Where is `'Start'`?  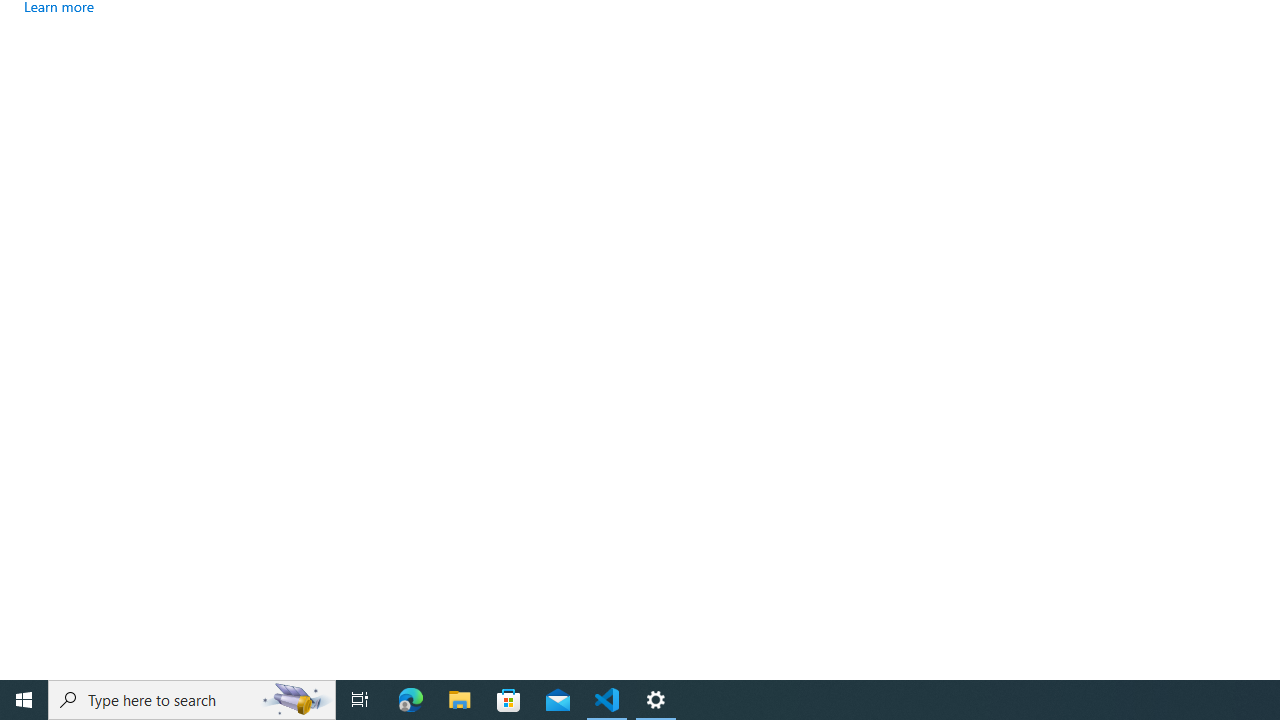
'Start' is located at coordinates (24, 698).